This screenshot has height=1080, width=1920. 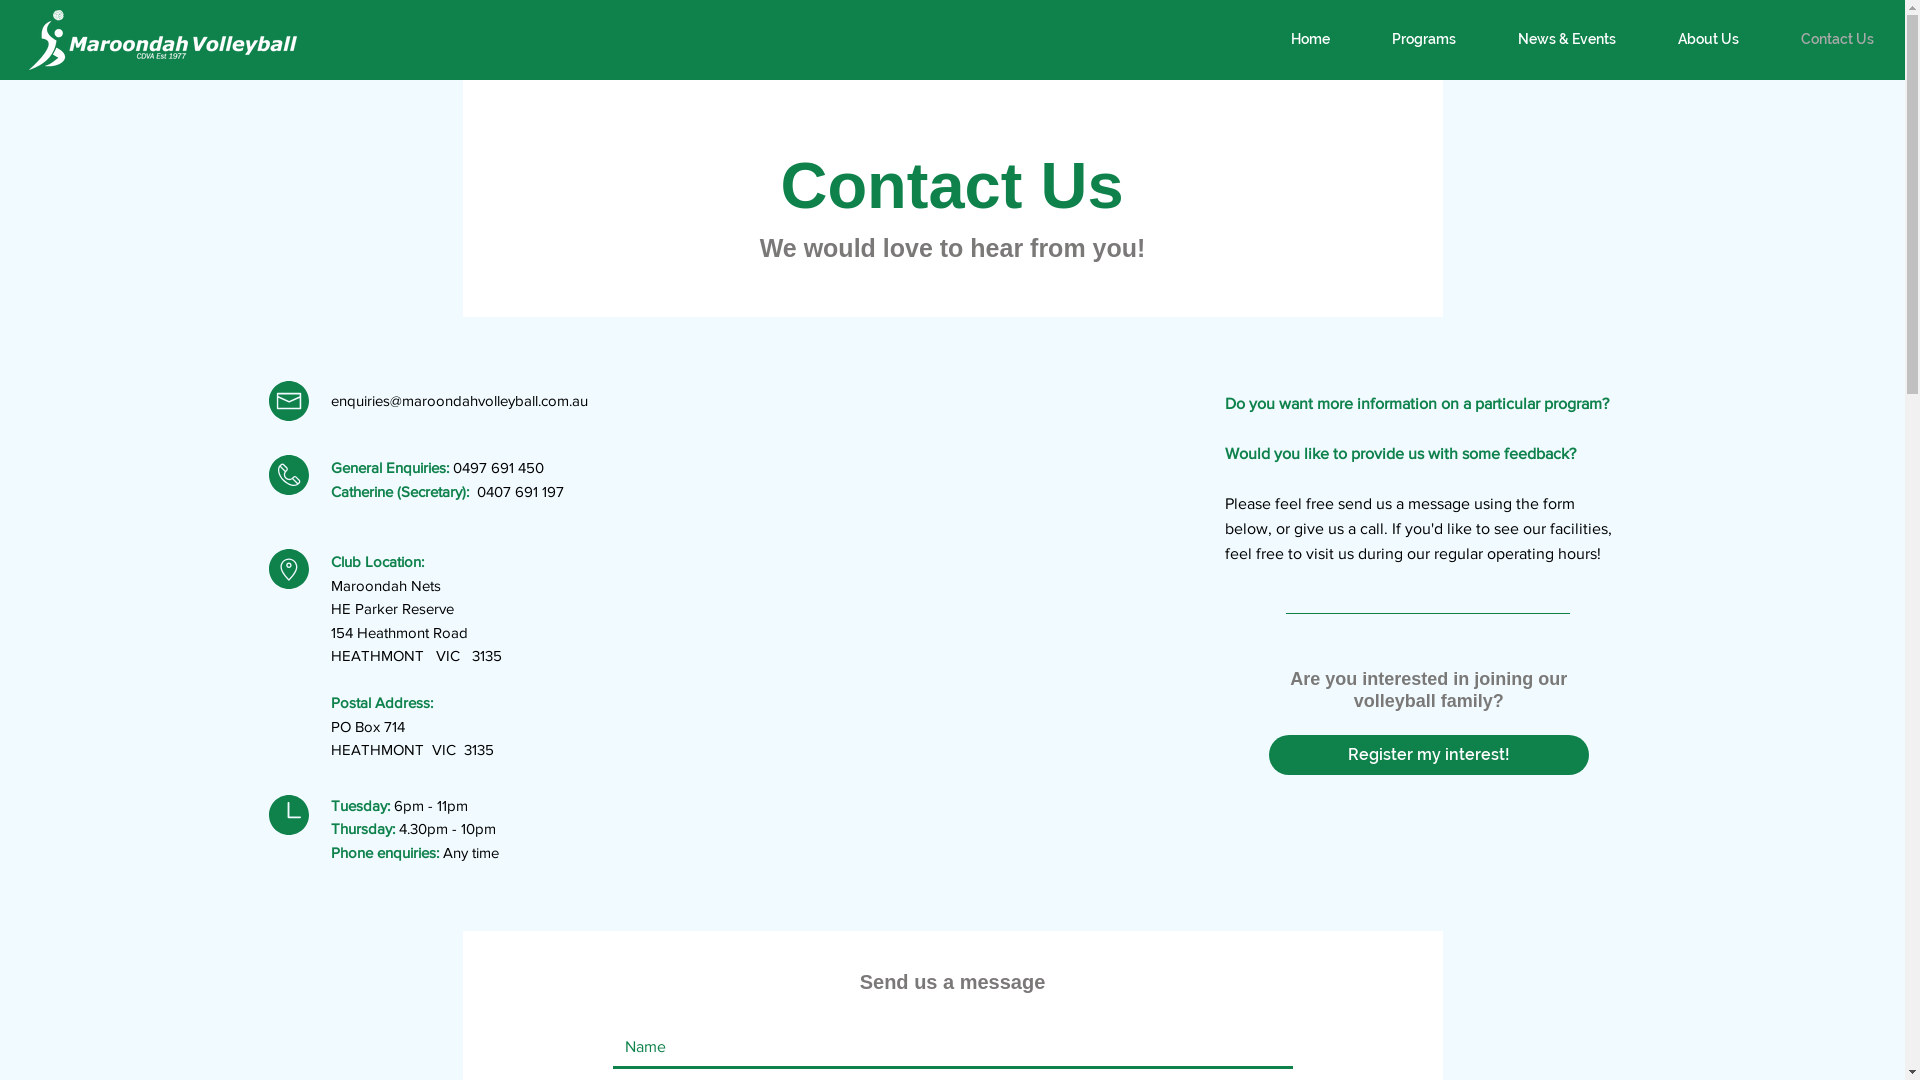 I want to click on 'Contact Us', so click(x=1837, y=39).